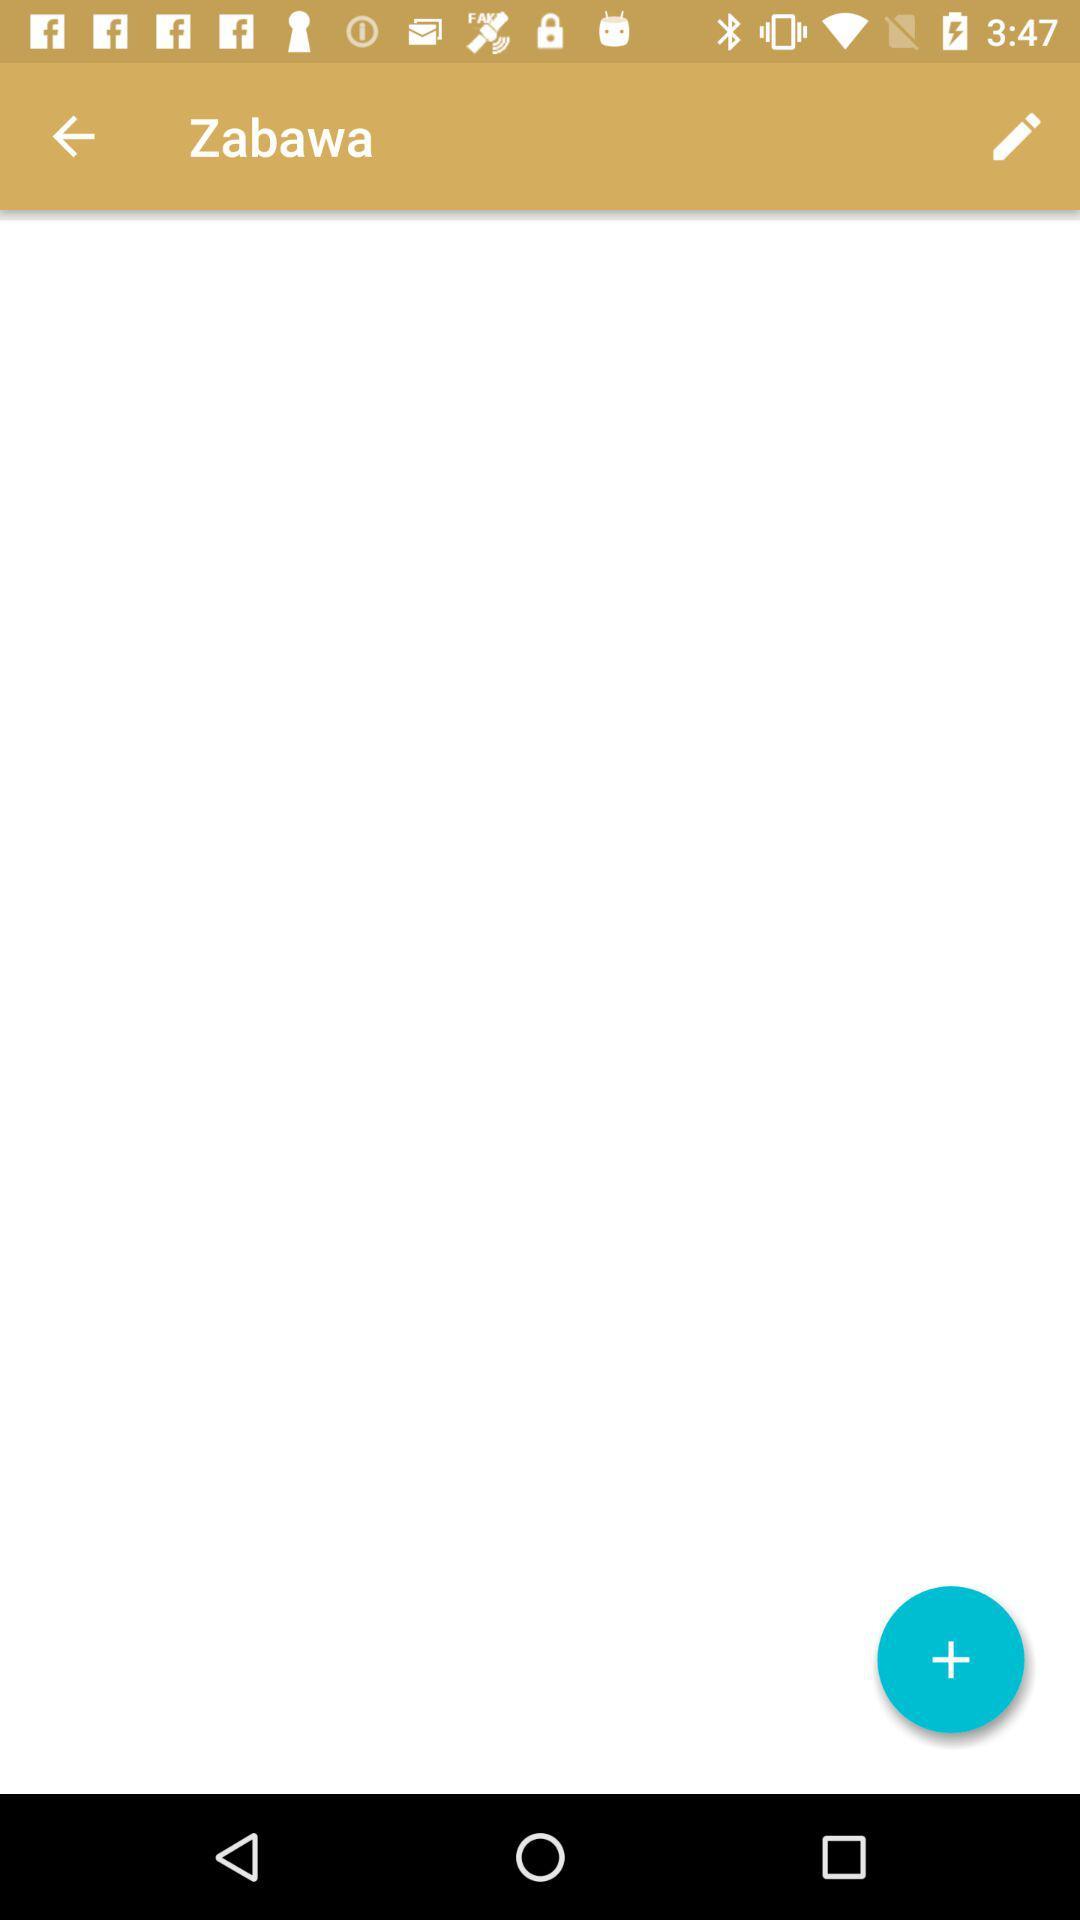 Image resolution: width=1080 pixels, height=1920 pixels. Describe the element at coordinates (1017, 135) in the screenshot. I see `the icon to the right of the zabawa item` at that location.